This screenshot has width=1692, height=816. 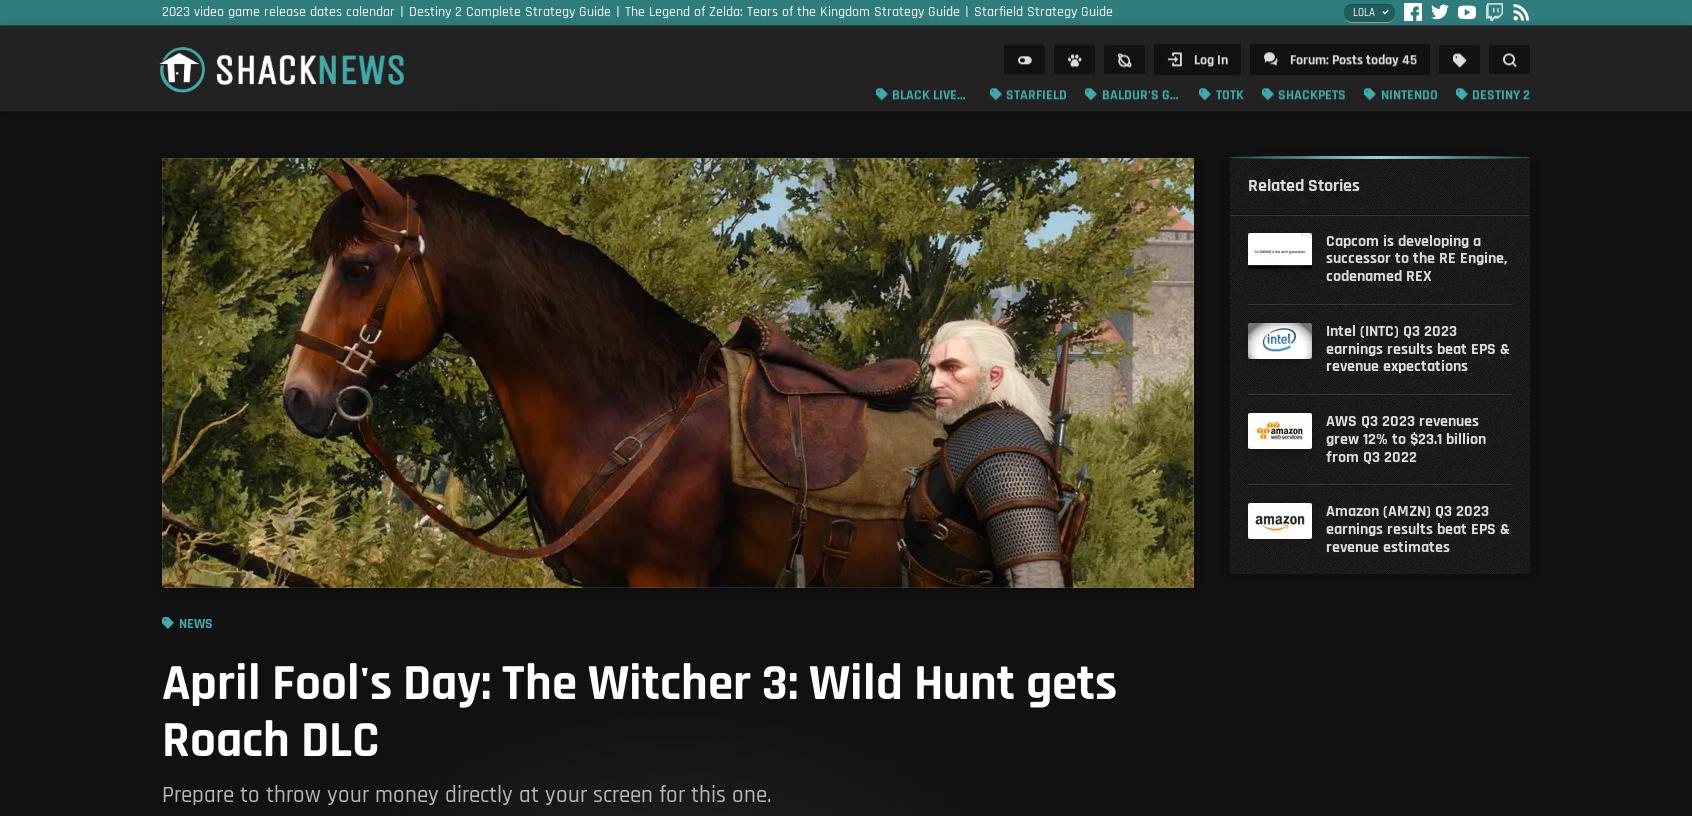 What do you see at coordinates (1472, 201) in the screenshot?
I see `'Podcasts'` at bounding box center [1472, 201].